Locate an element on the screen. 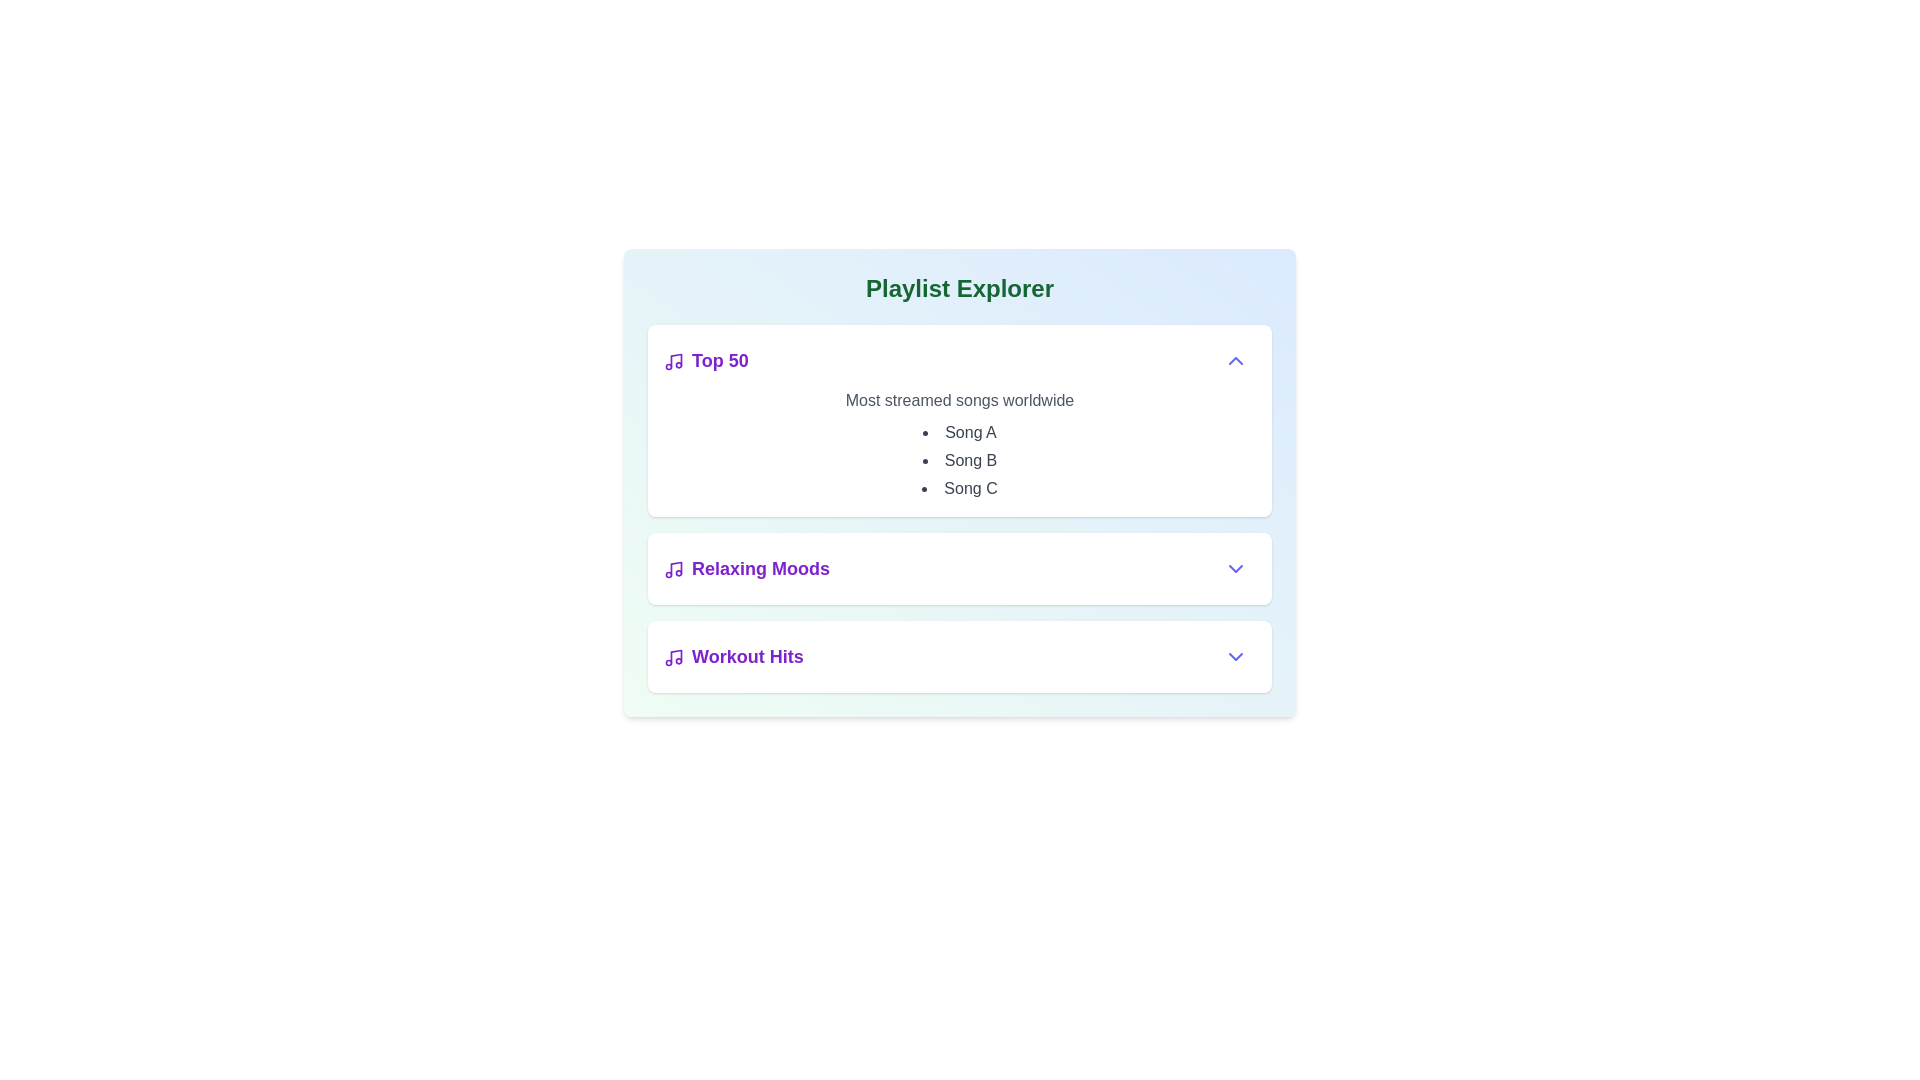 This screenshot has height=1080, width=1920. the playlist Relaxing Moods to toggle its expanded state is located at coordinates (746, 569).